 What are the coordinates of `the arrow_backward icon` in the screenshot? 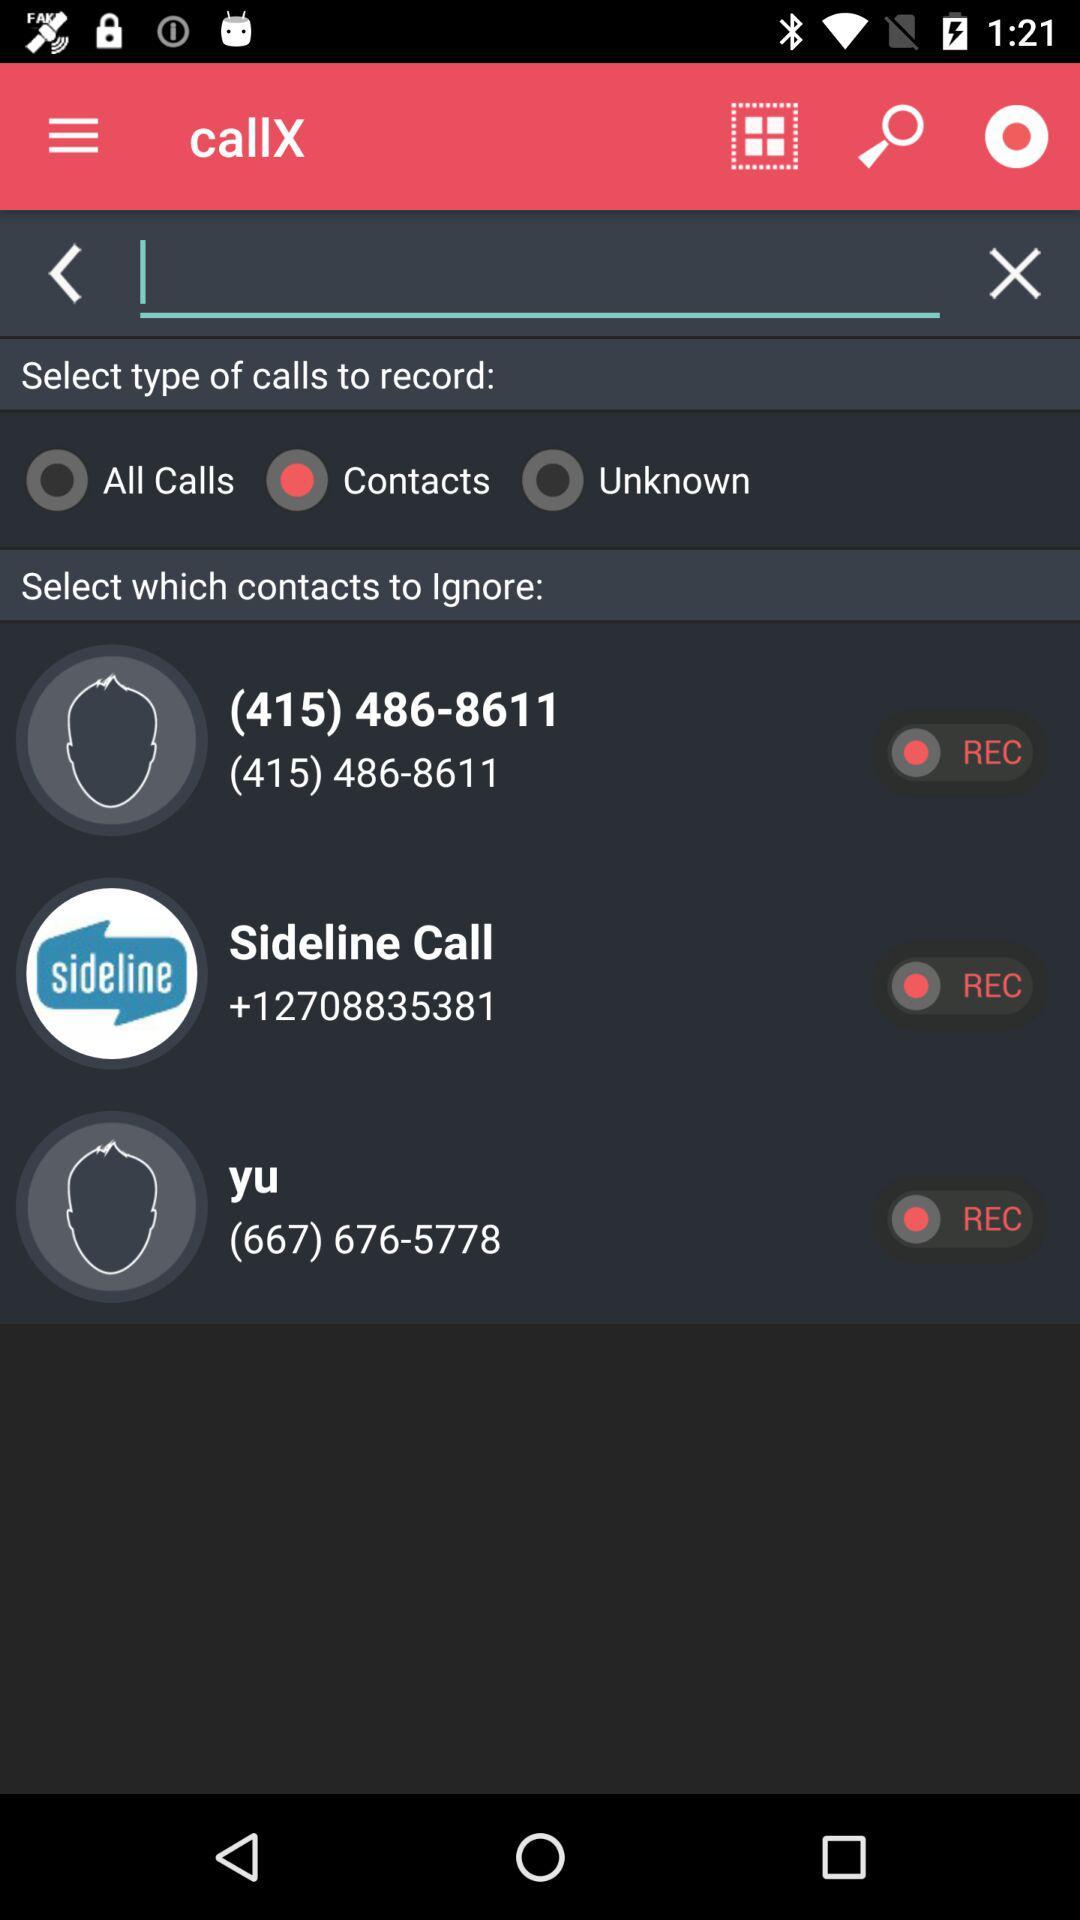 It's located at (63, 272).